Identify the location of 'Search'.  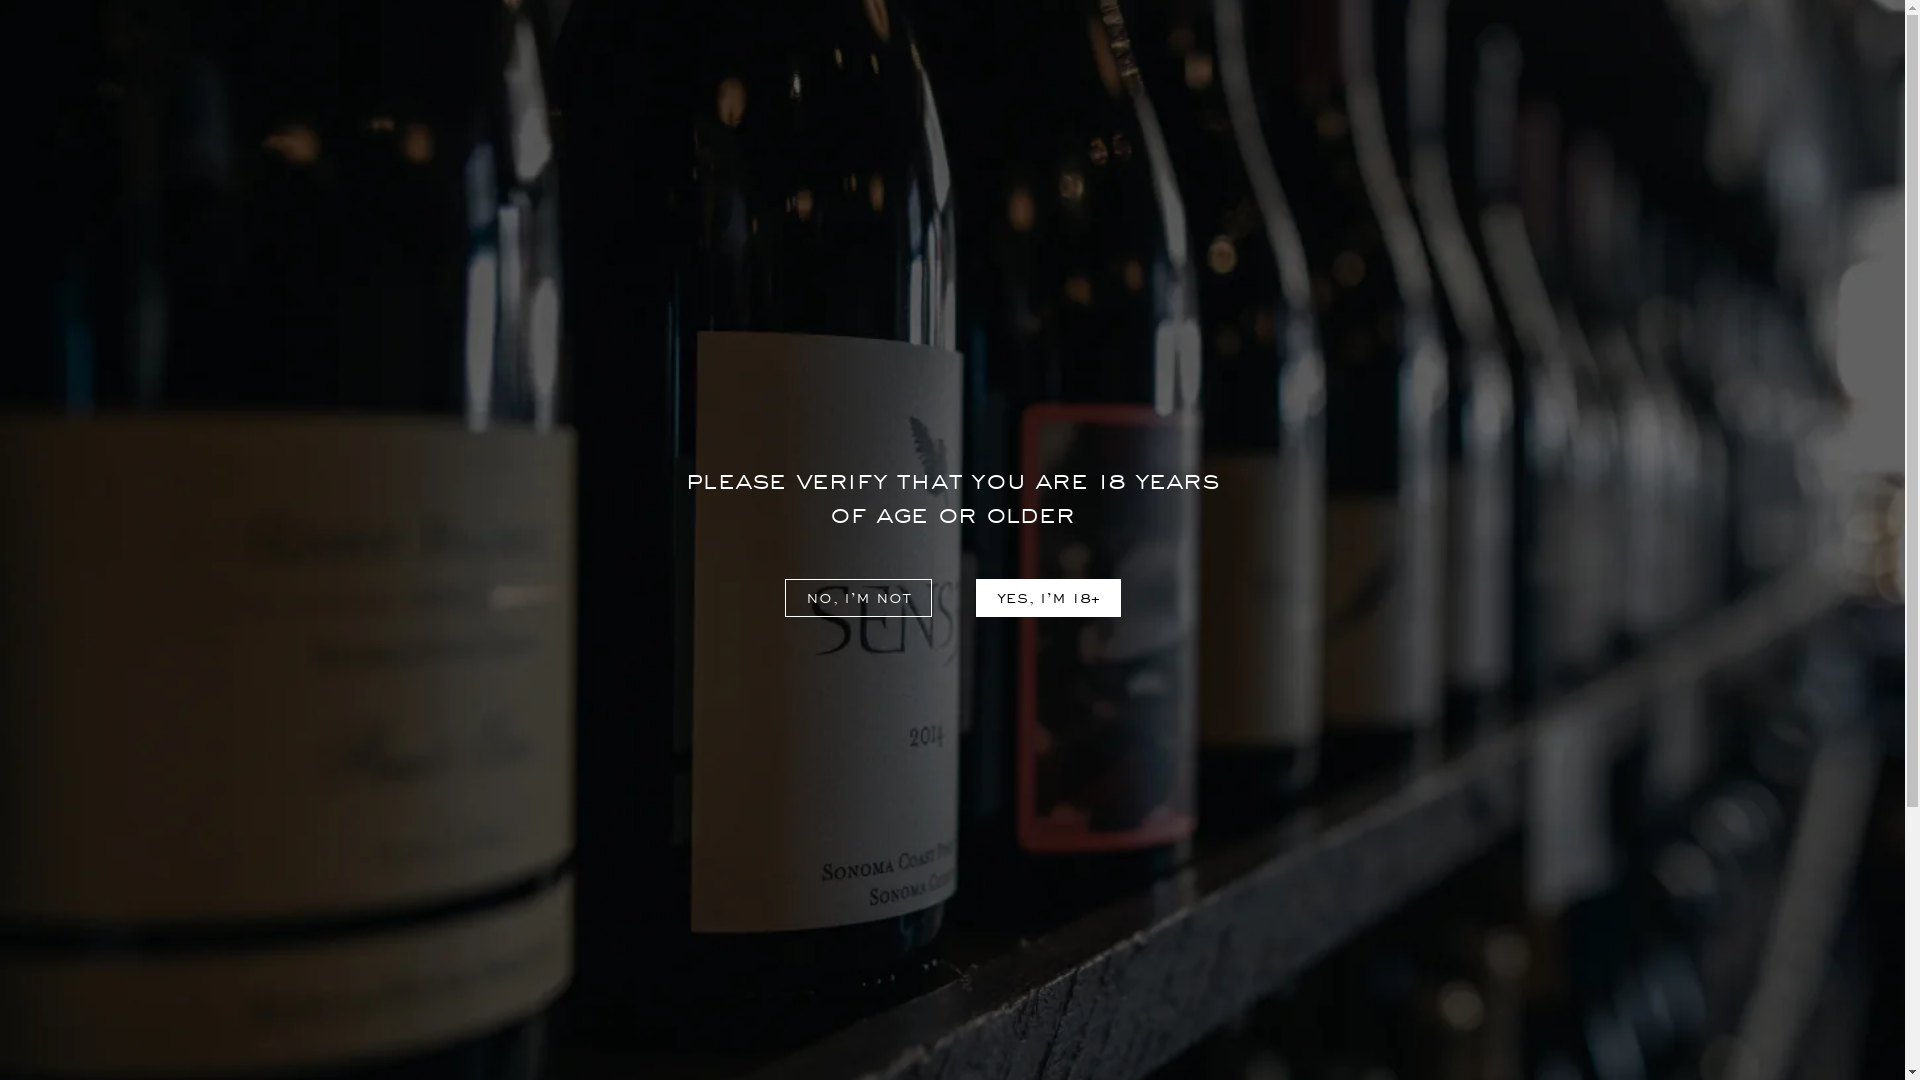
(1717, 63).